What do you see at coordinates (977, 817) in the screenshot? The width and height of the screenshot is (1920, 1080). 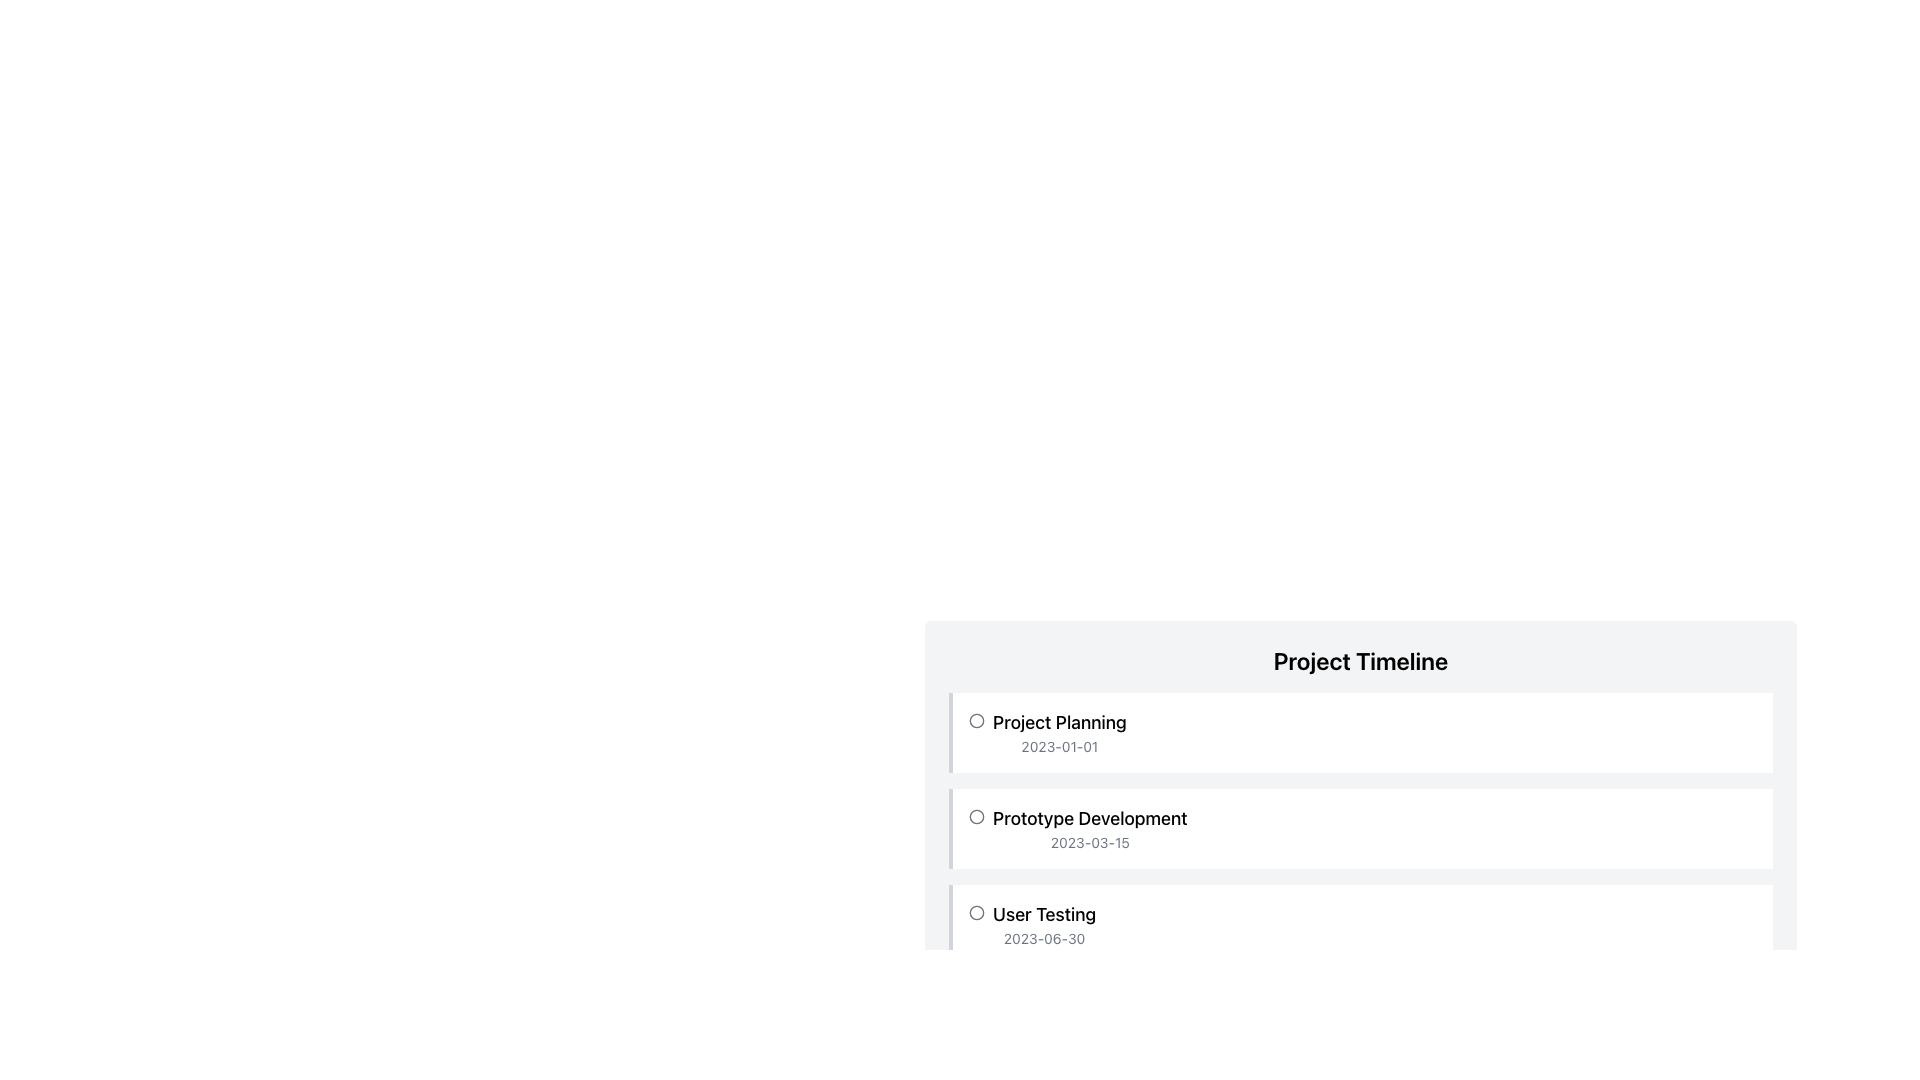 I see `the second circular SVG marker with a gray outline in the timeline interface corresponding to 'Prototype Development'` at bounding box center [977, 817].